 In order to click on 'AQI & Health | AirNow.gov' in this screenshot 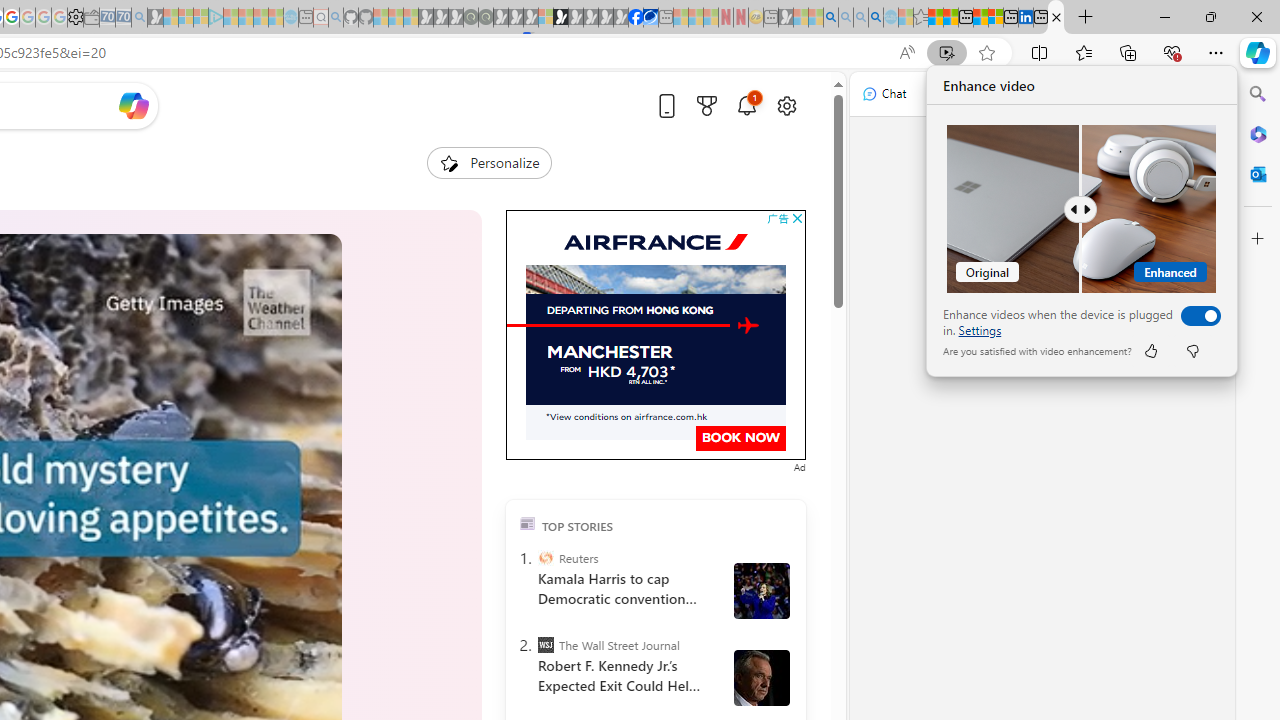, I will do `click(650, 17)`.